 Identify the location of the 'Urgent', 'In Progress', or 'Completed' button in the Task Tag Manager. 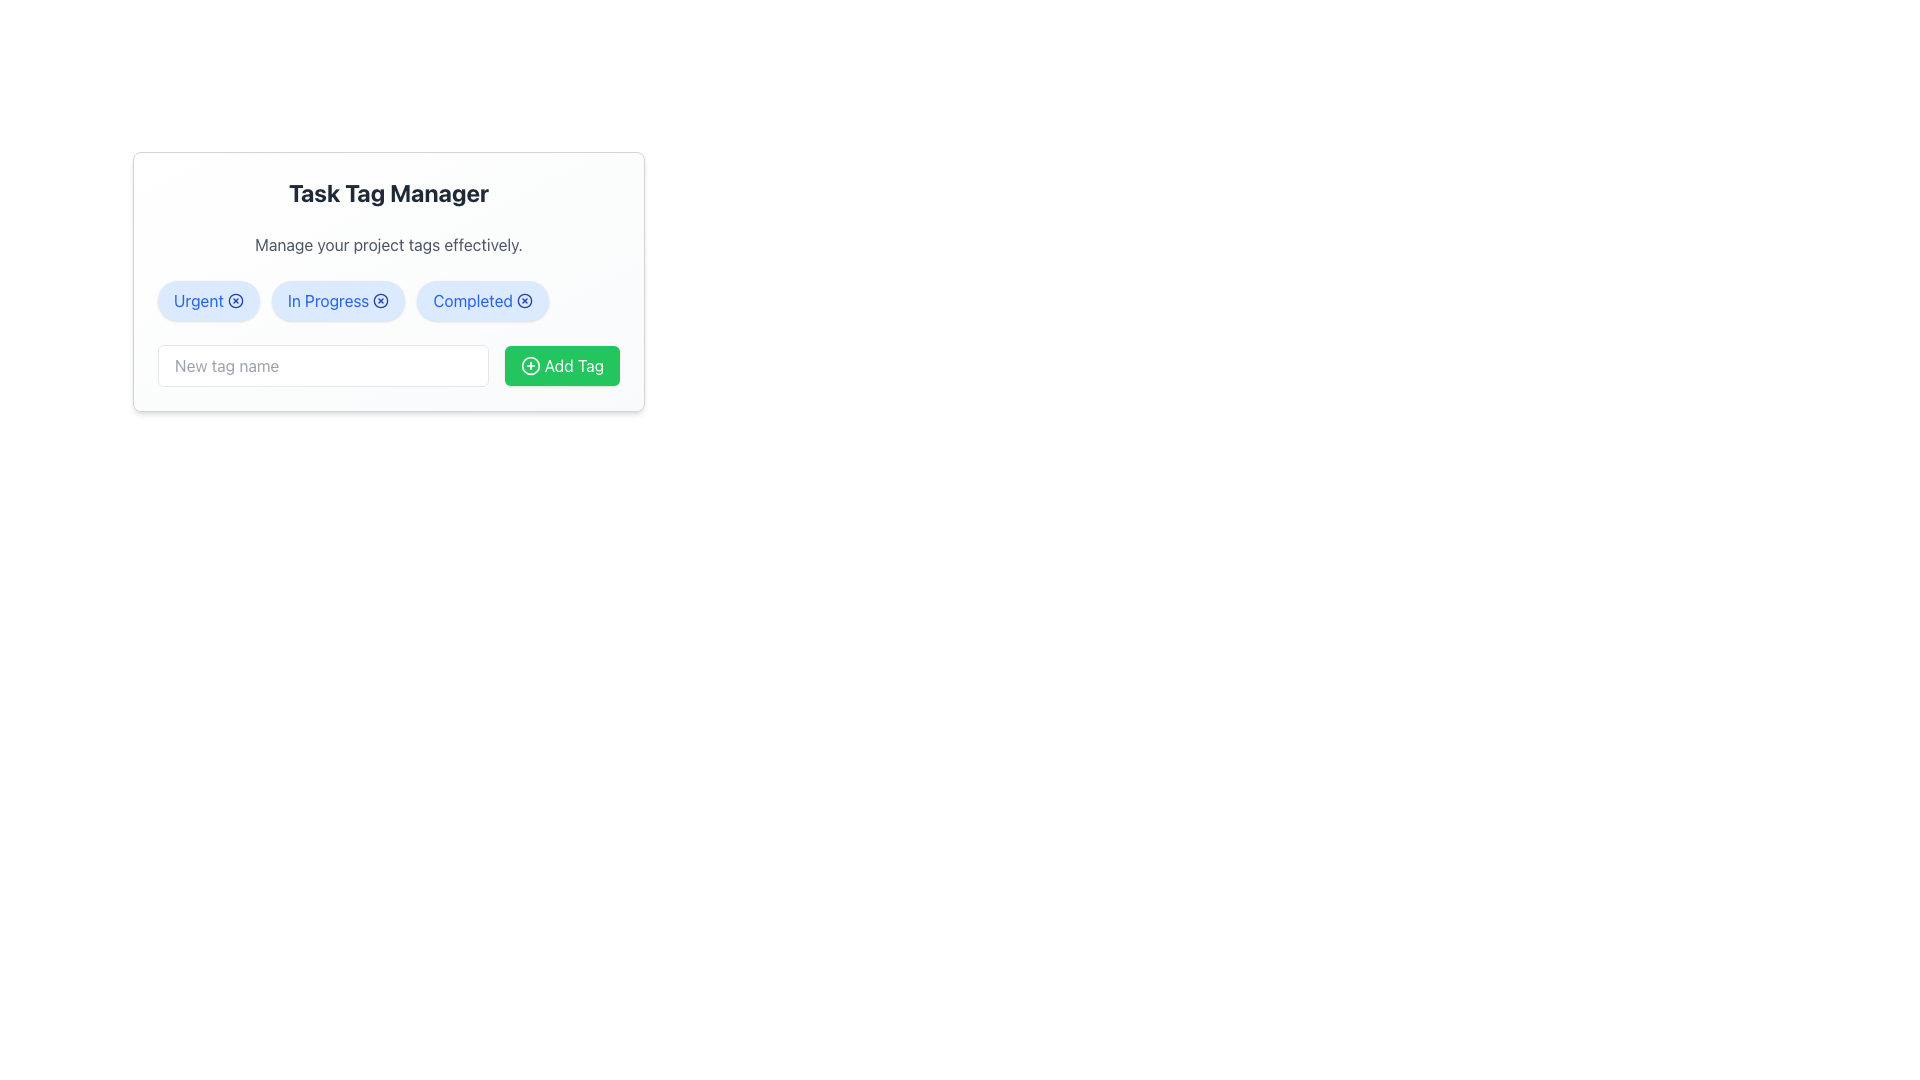
(388, 300).